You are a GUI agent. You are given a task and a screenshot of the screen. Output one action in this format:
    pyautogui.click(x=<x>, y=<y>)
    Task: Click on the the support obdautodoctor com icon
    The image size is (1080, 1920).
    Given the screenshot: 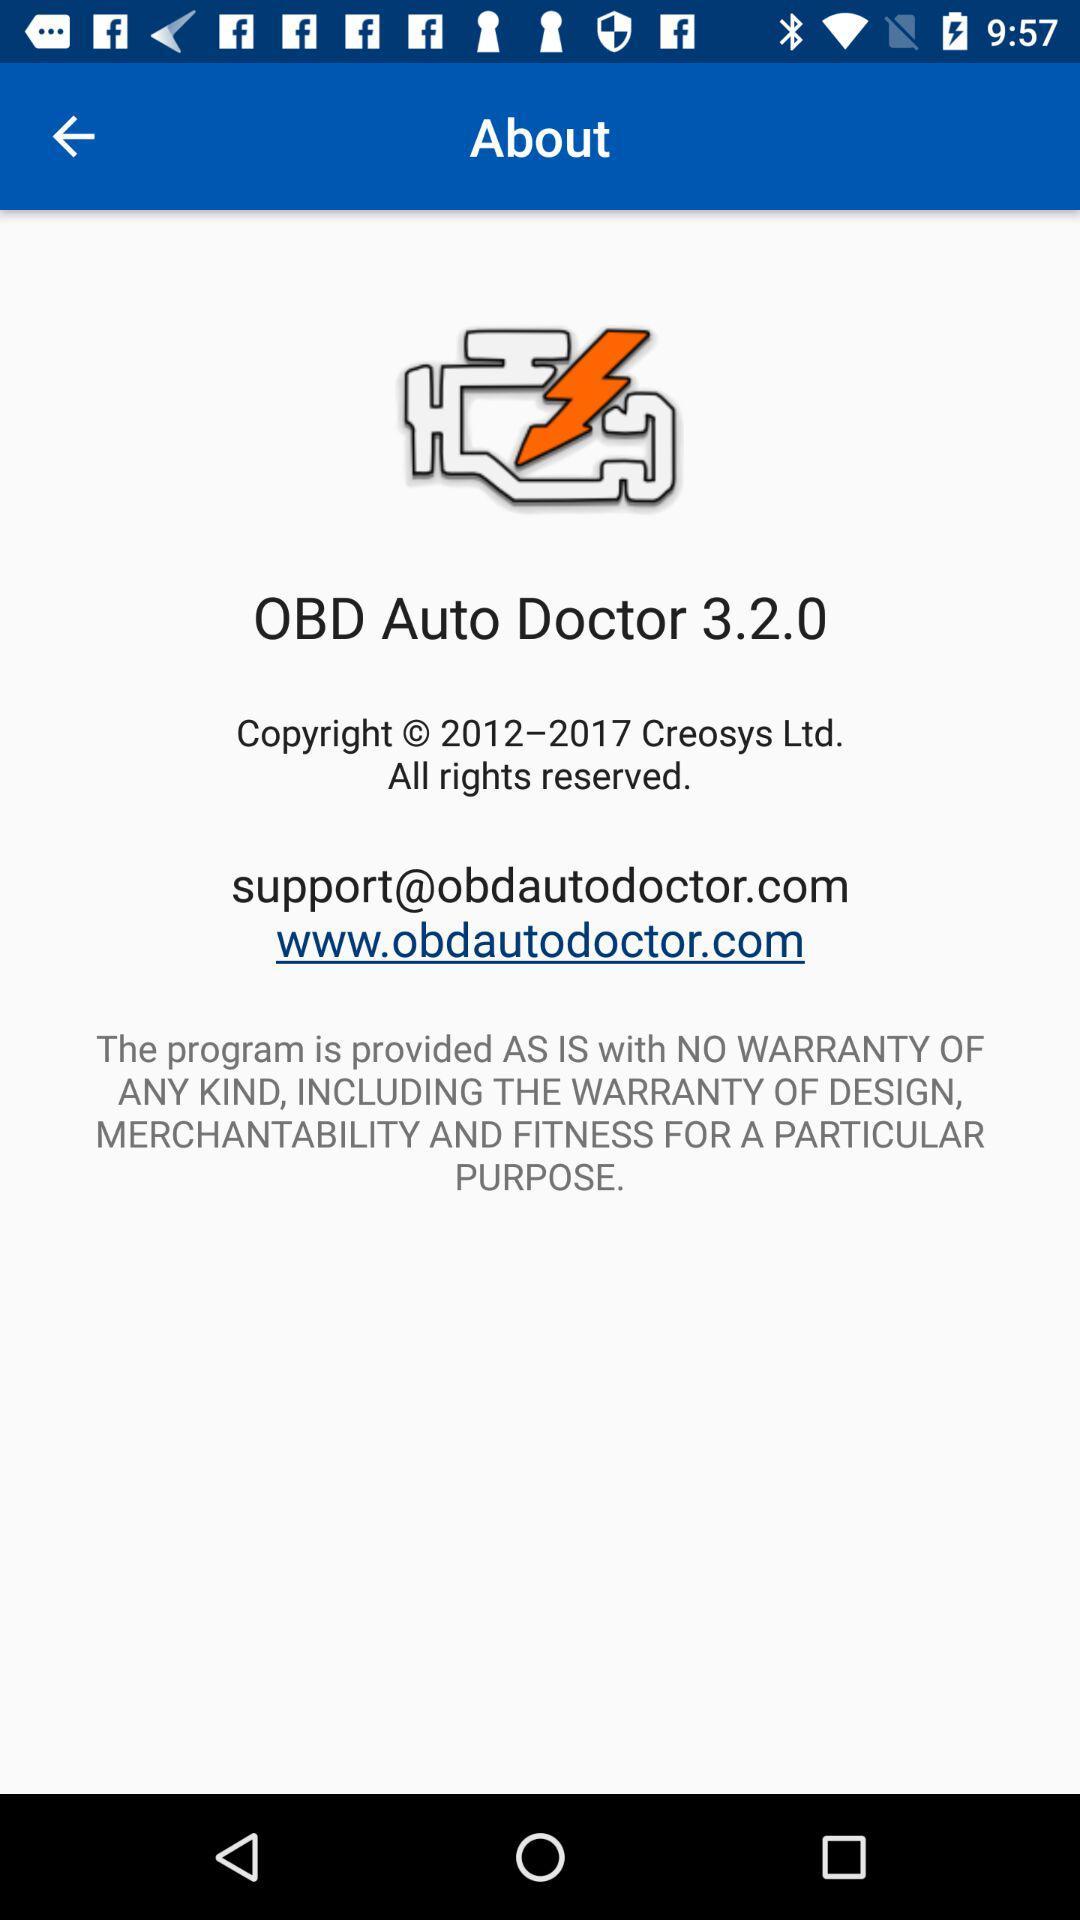 What is the action you would take?
    pyautogui.click(x=540, y=910)
    